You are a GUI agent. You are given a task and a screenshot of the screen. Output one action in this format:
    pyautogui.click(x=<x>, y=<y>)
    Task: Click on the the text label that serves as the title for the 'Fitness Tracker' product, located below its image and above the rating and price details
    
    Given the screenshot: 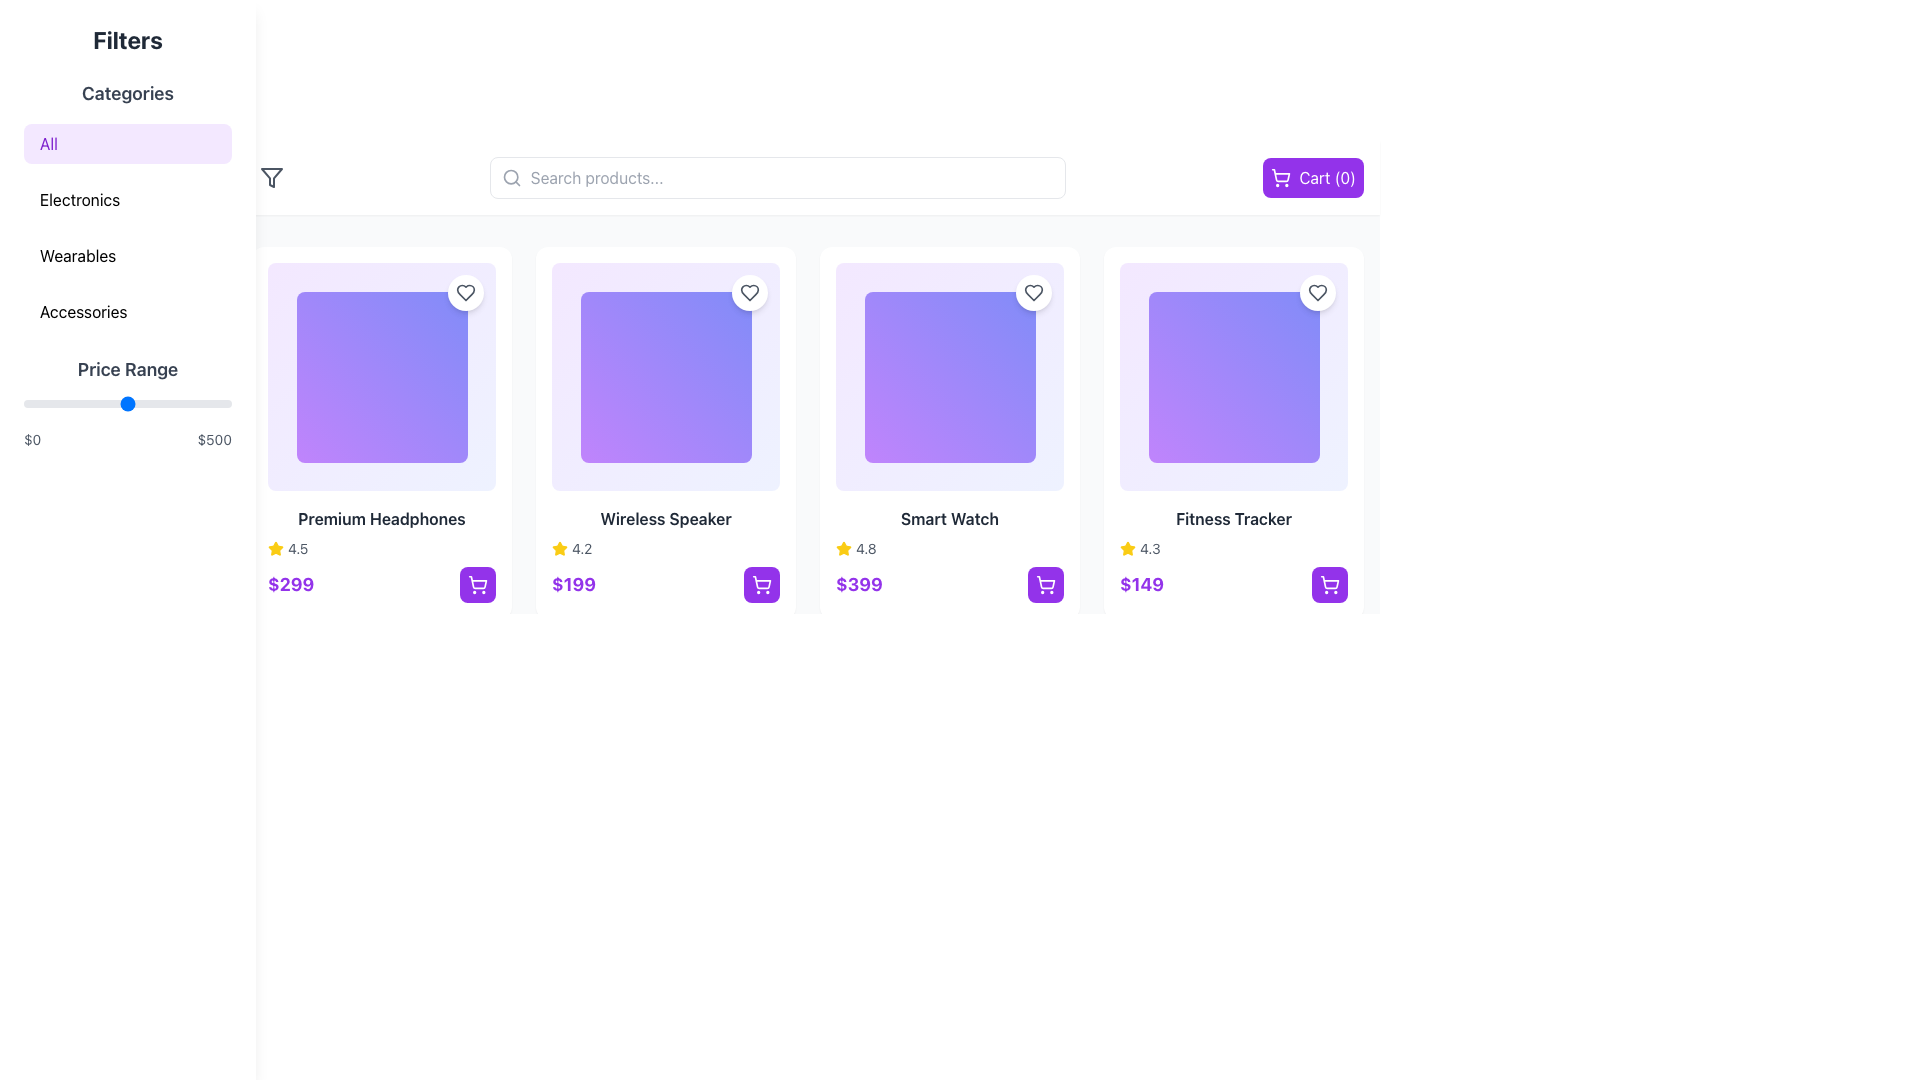 What is the action you would take?
    pyautogui.click(x=1232, y=518)
    